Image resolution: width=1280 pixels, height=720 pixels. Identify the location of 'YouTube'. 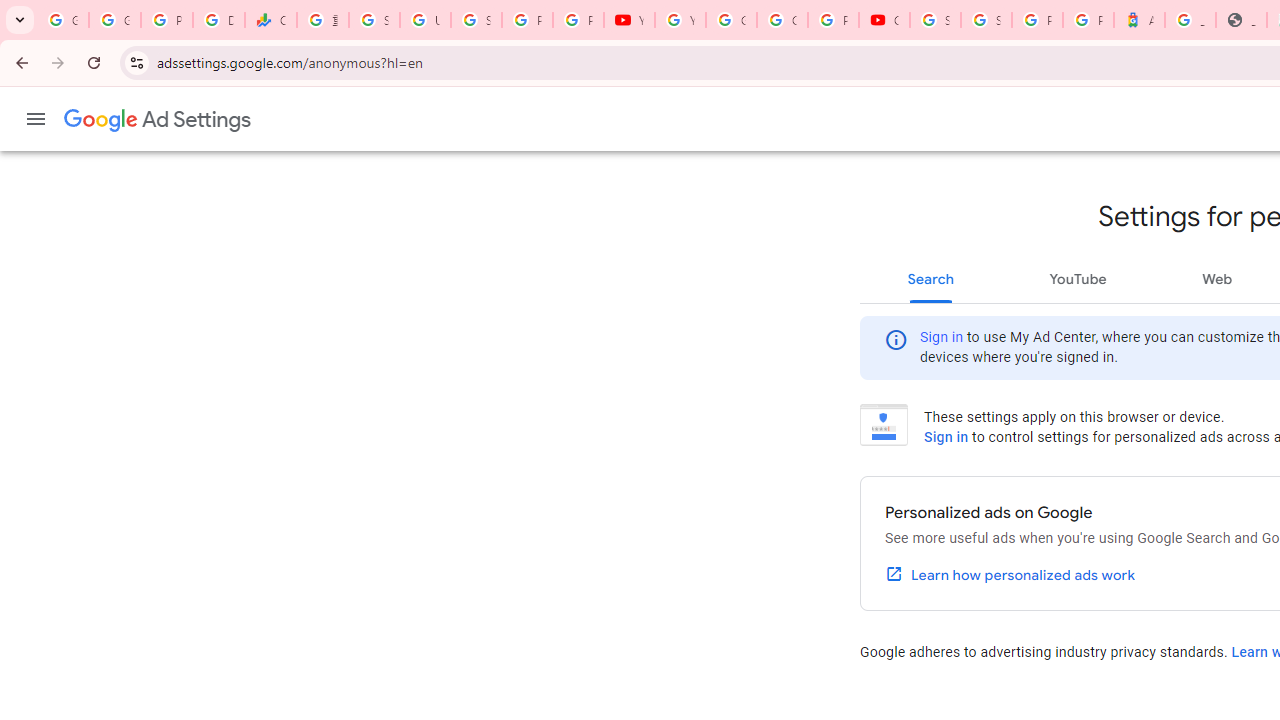
(1076, 279).